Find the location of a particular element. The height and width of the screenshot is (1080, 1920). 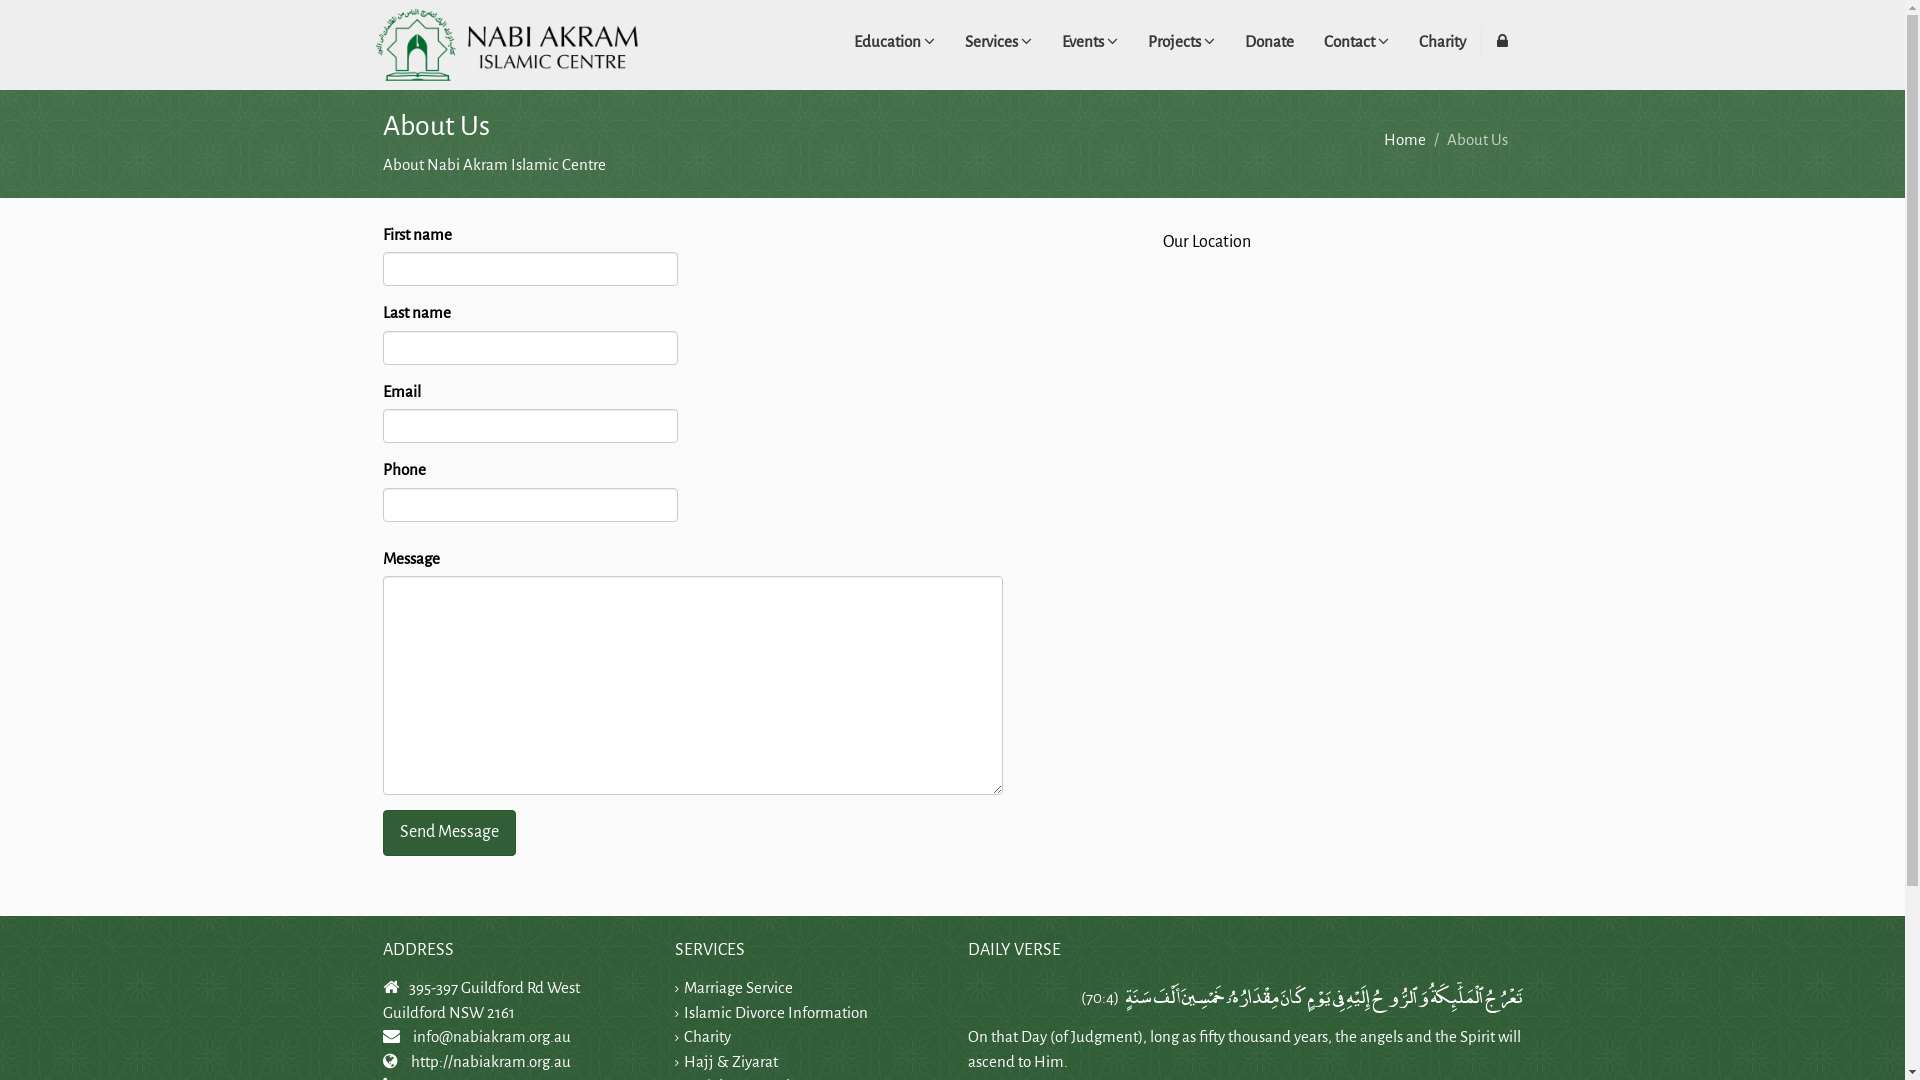

'Projects' is located at coordinates (1180, 42).